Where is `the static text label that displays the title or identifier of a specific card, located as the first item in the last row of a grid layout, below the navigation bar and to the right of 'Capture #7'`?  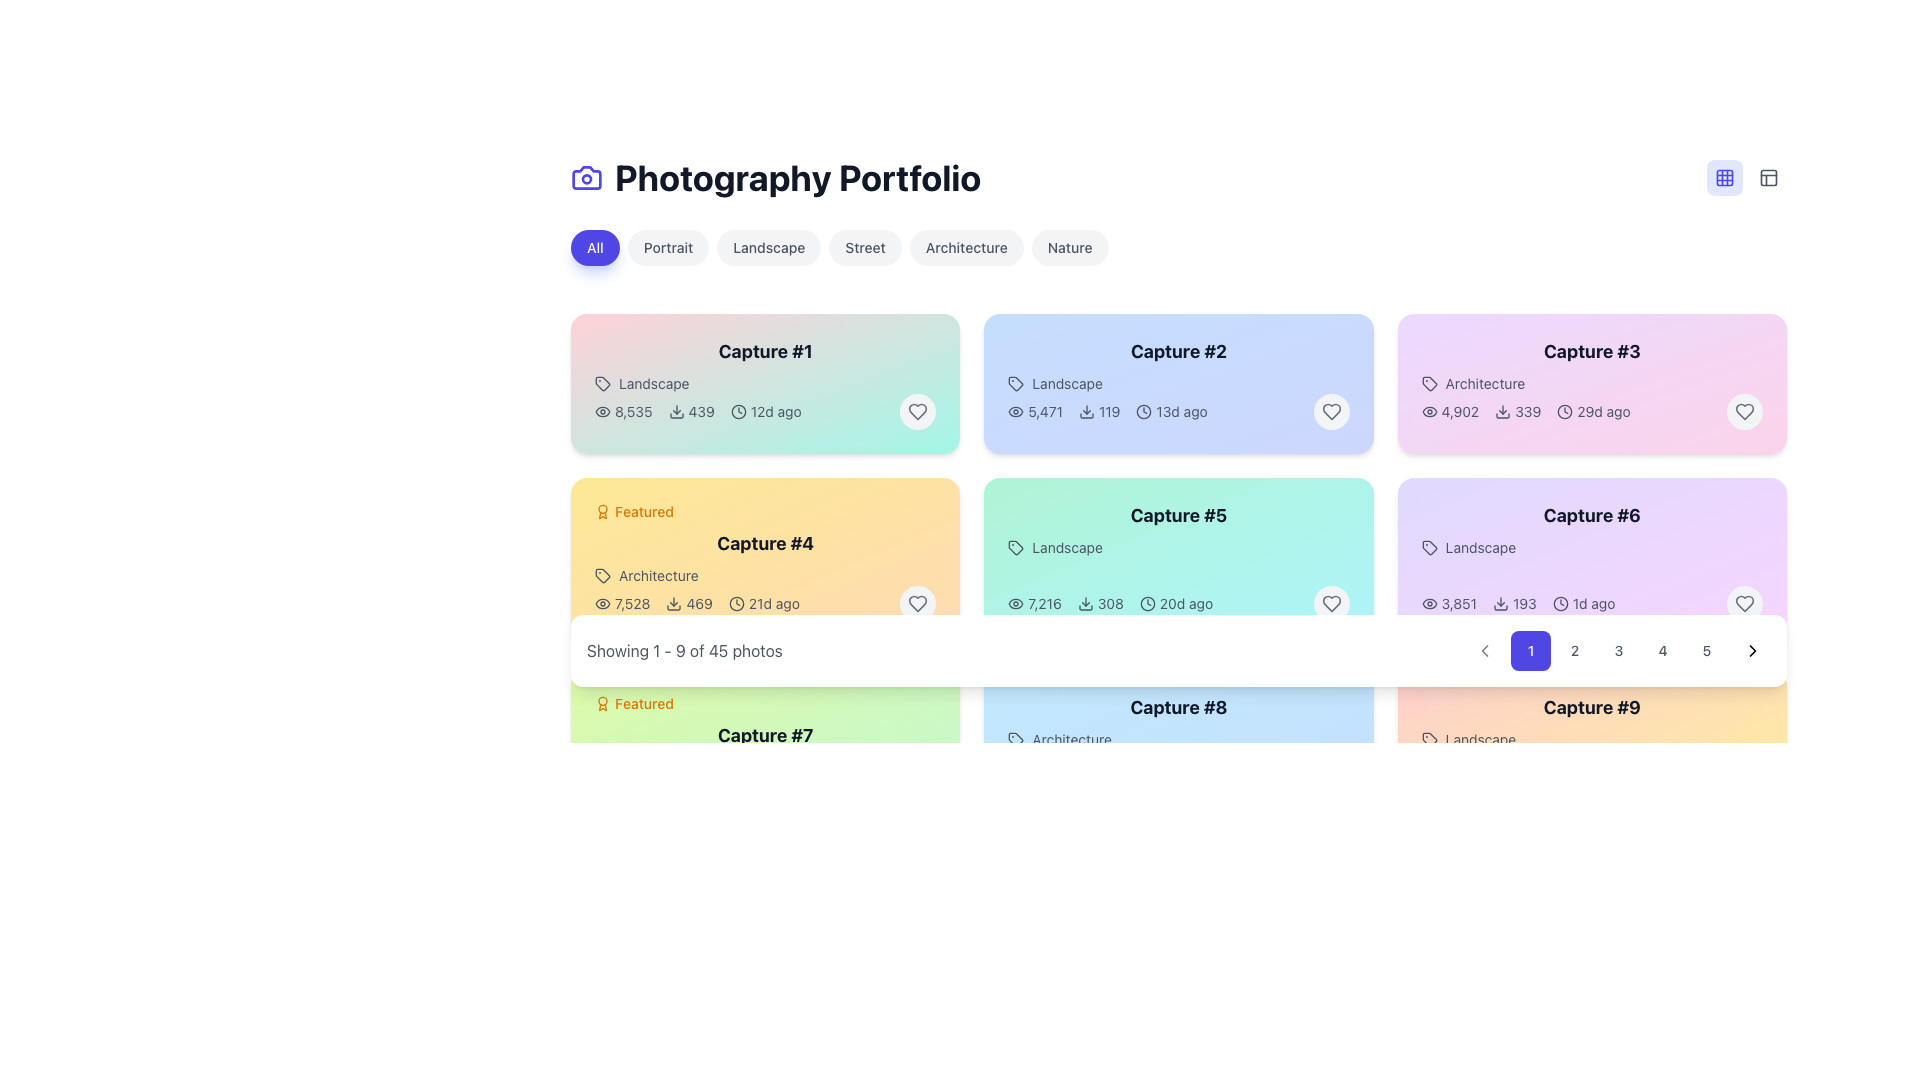
the static text label that displays the title or identifier of a specific card, located as the first item in the last row of a grid layout, below the navigation bar and to the right of 'Capture #7' is located at coordinates (1179, 707).